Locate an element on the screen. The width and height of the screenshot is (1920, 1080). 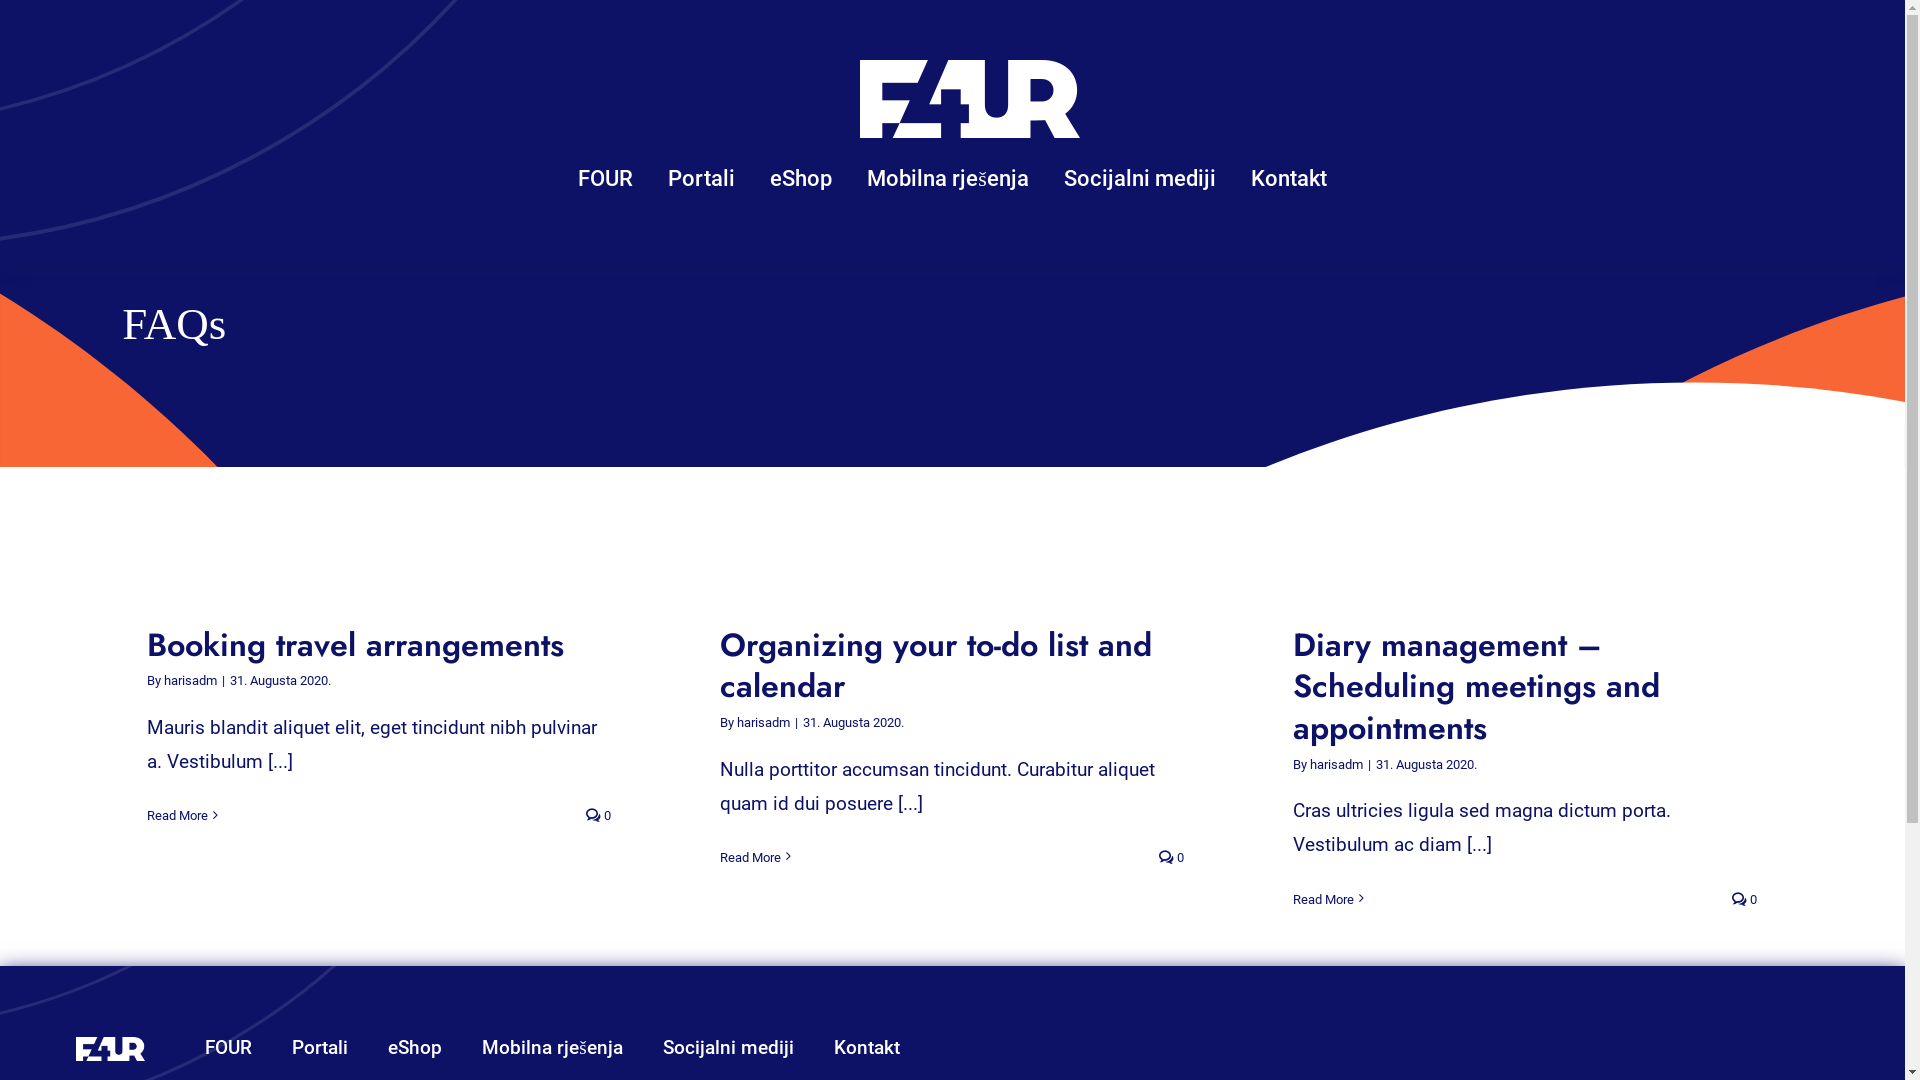
'Kontakt' is located at coordinates (1289, 180).